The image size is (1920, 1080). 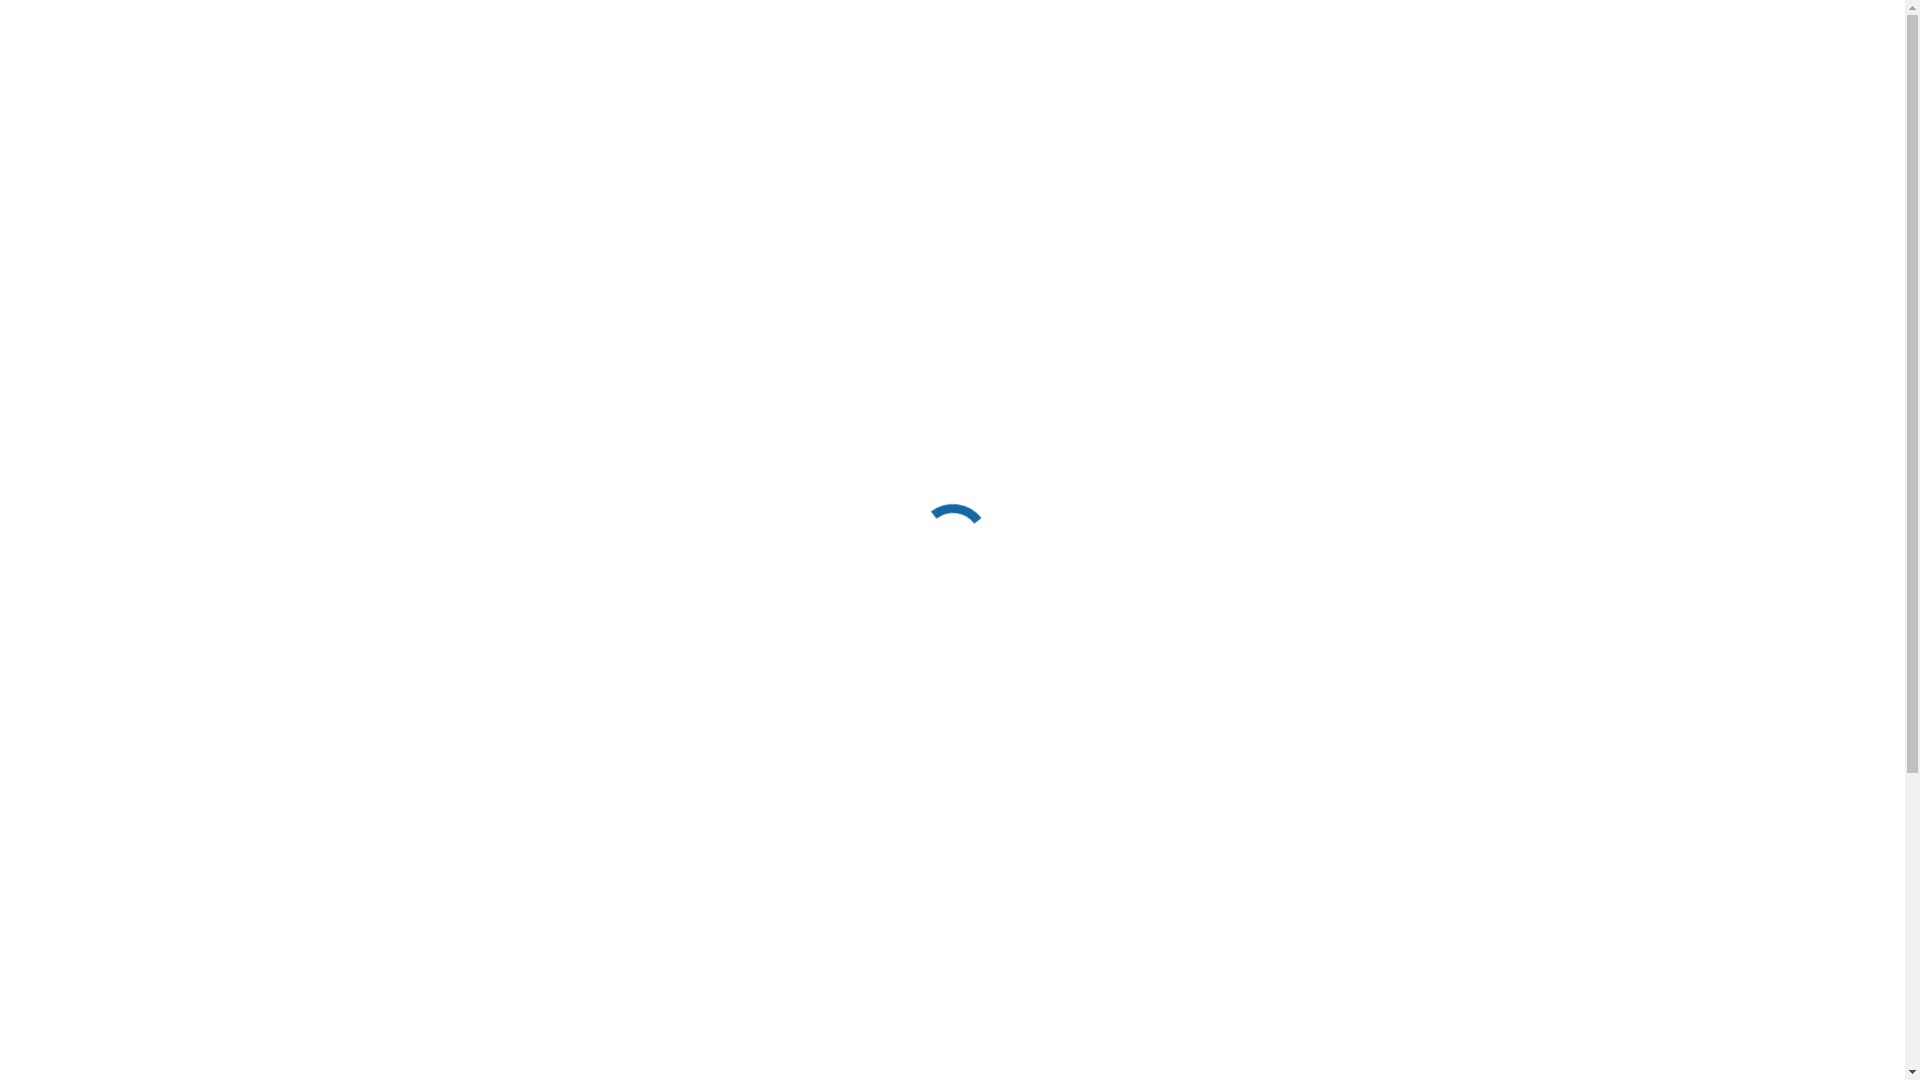 What do you see at coordinates (1534, 16) in the screenshot?
I see `'Twitter page opens in new window'` at bounding box center [1534, 16].